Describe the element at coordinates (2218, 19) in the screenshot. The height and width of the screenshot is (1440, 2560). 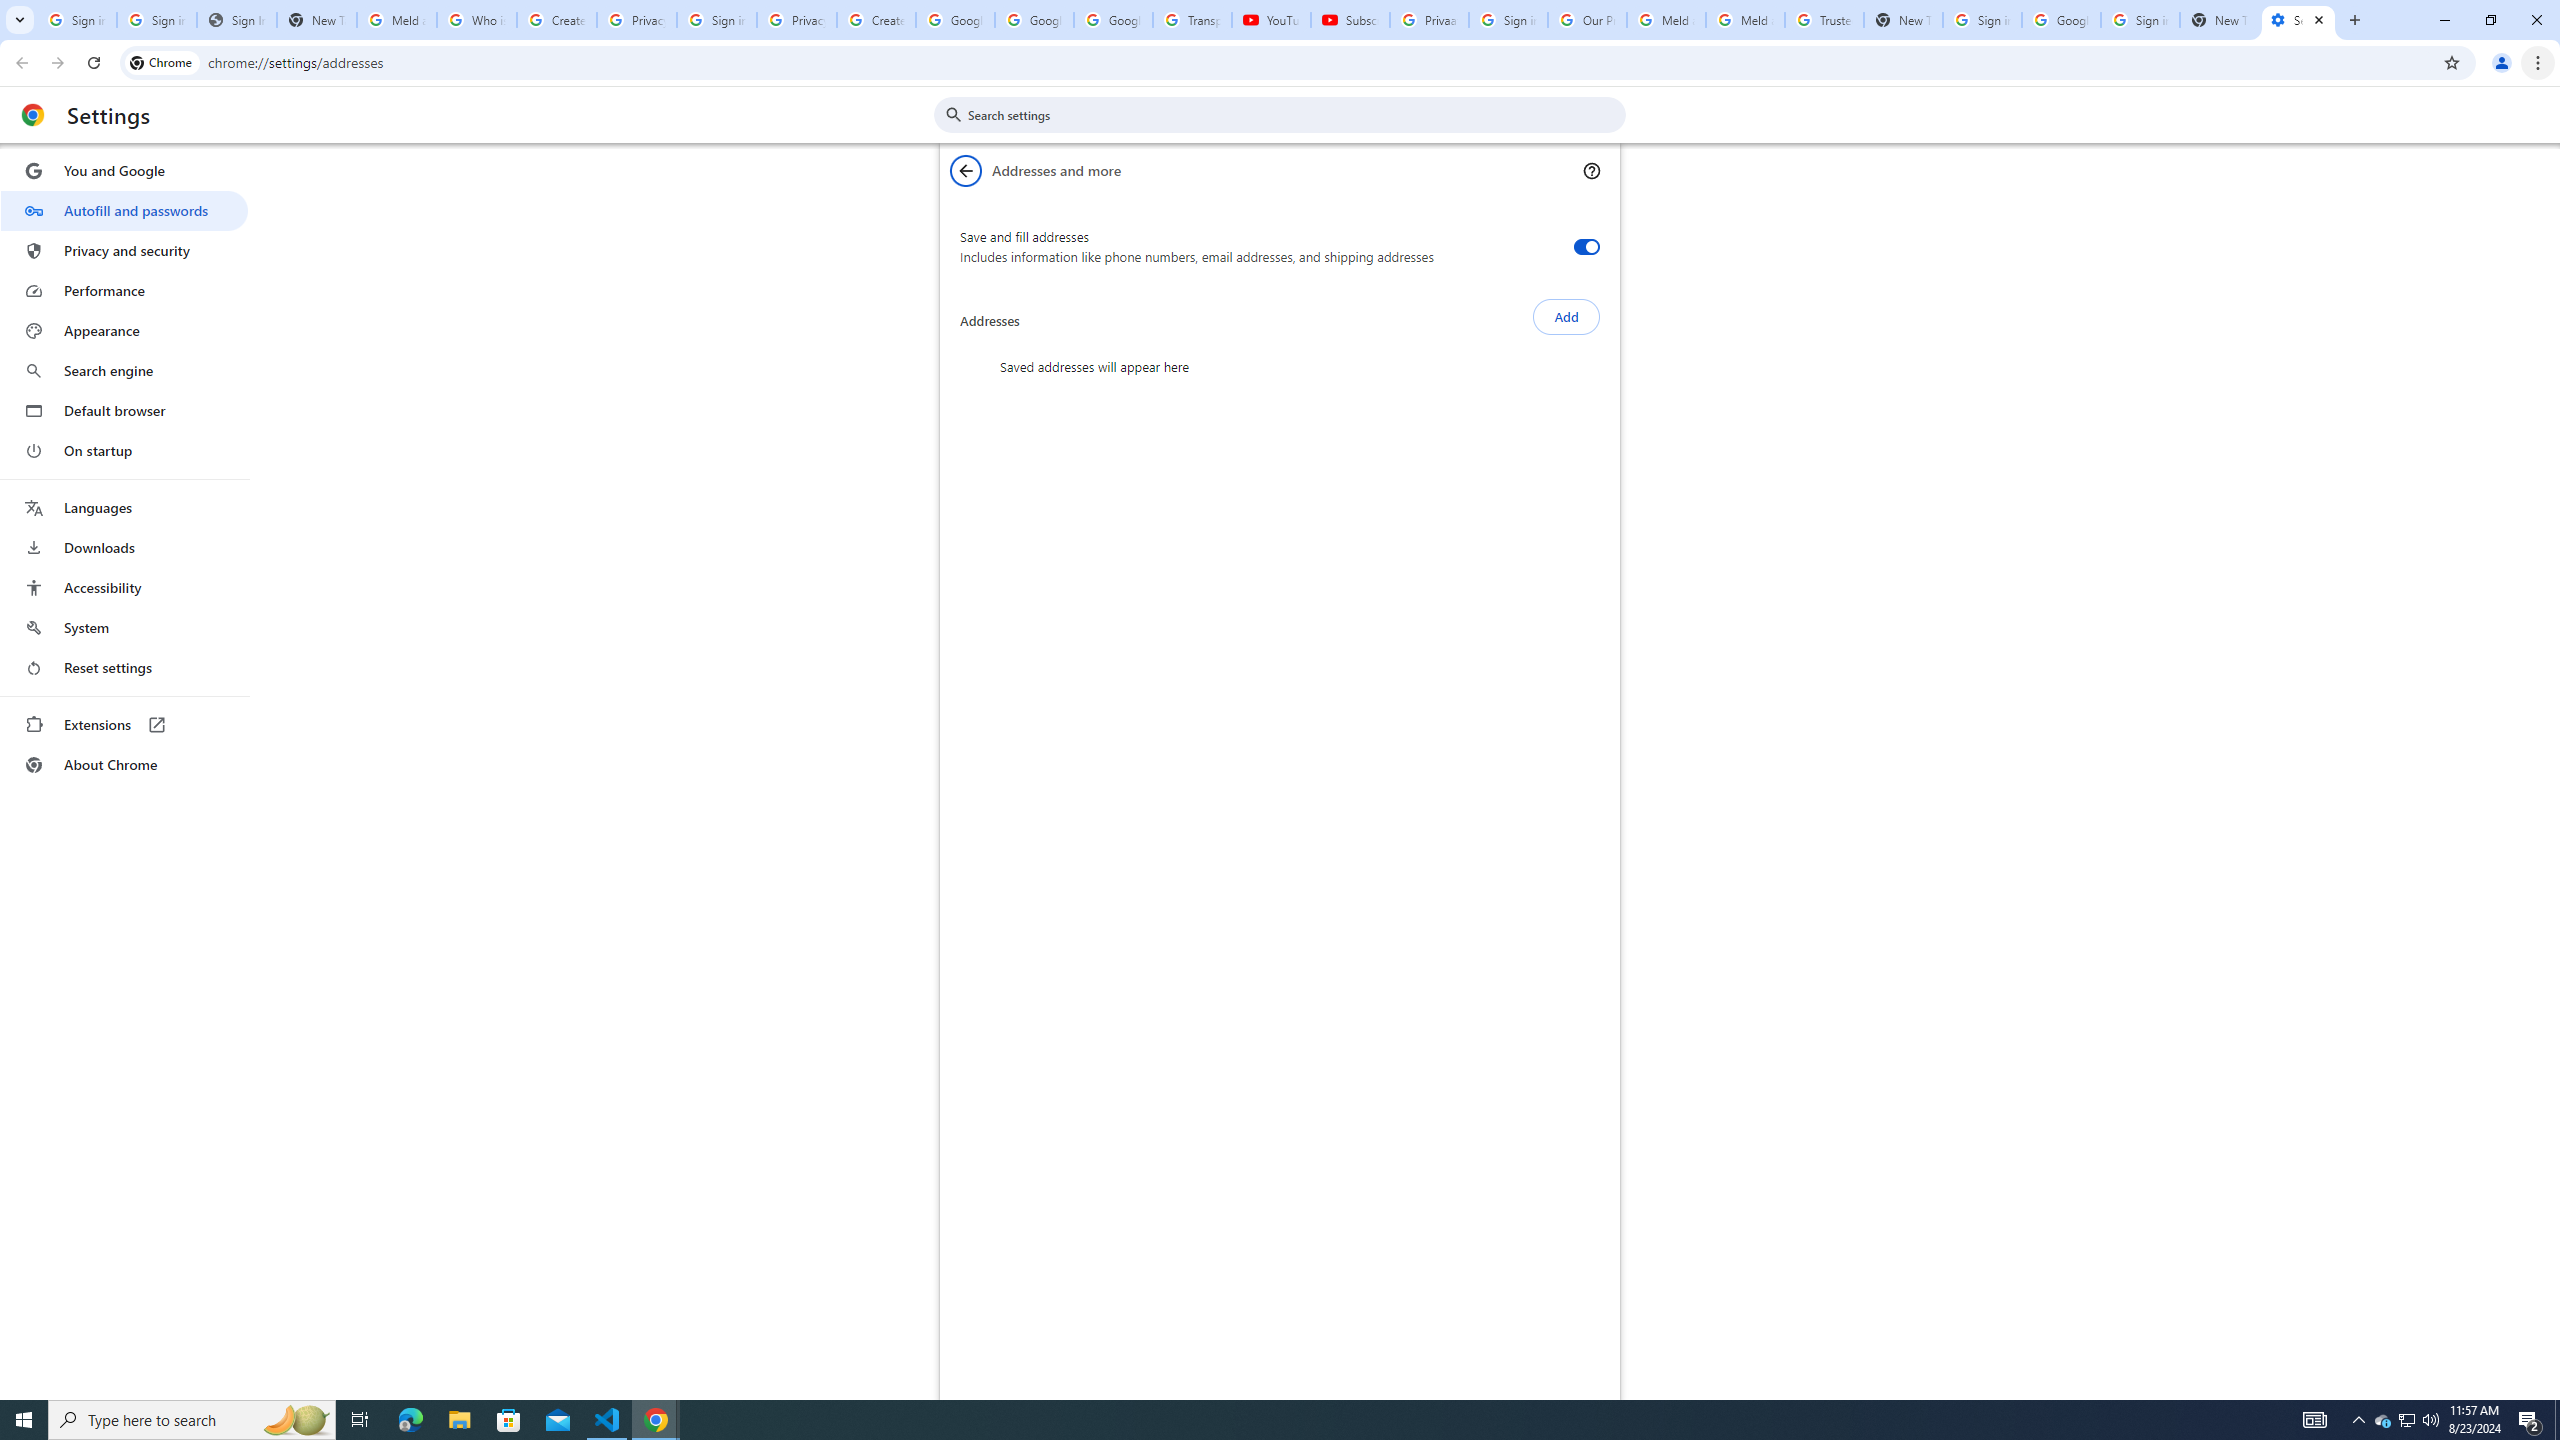
I see `'New Tab'` at that location.